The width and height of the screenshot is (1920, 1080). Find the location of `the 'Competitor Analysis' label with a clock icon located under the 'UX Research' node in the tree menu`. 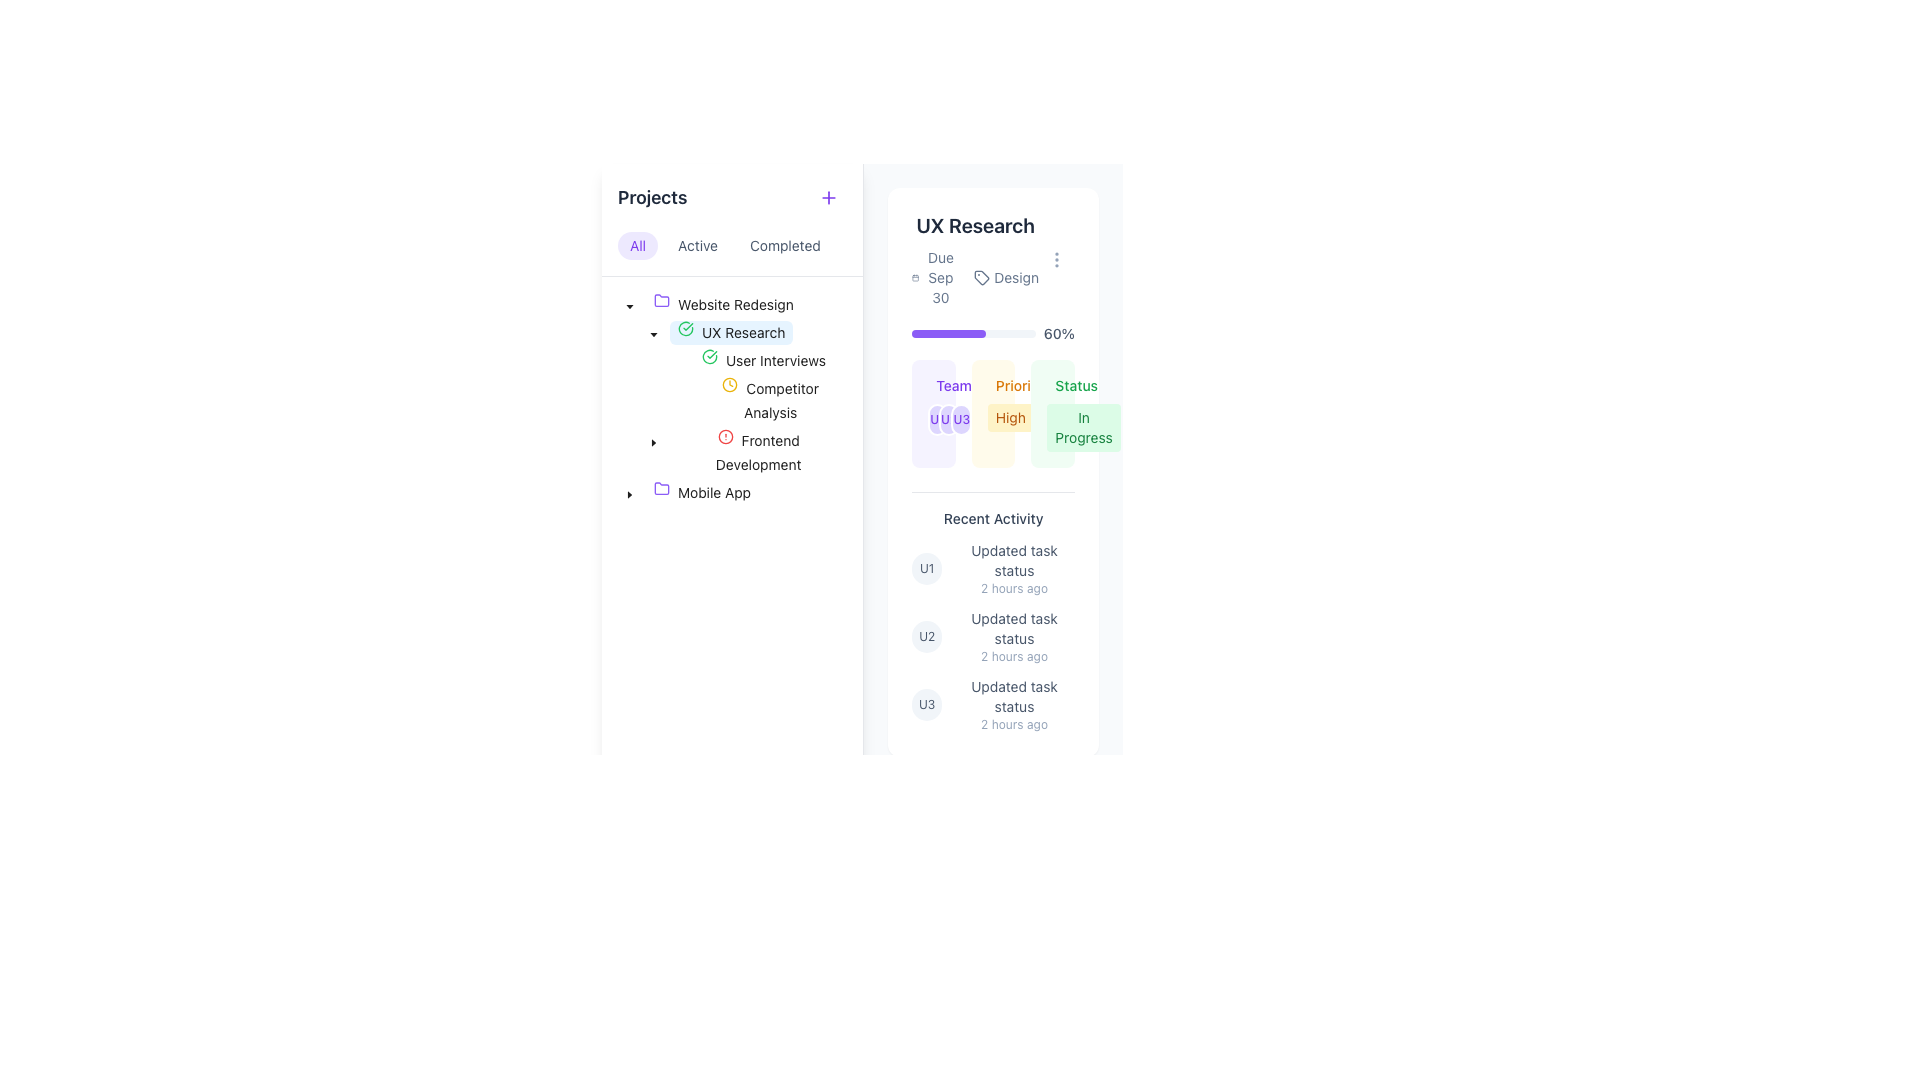

the 'Competitor Analysis' label with a clock icon located under the 'UX Research' node in the tree menu is located at coordinates (769, 401).